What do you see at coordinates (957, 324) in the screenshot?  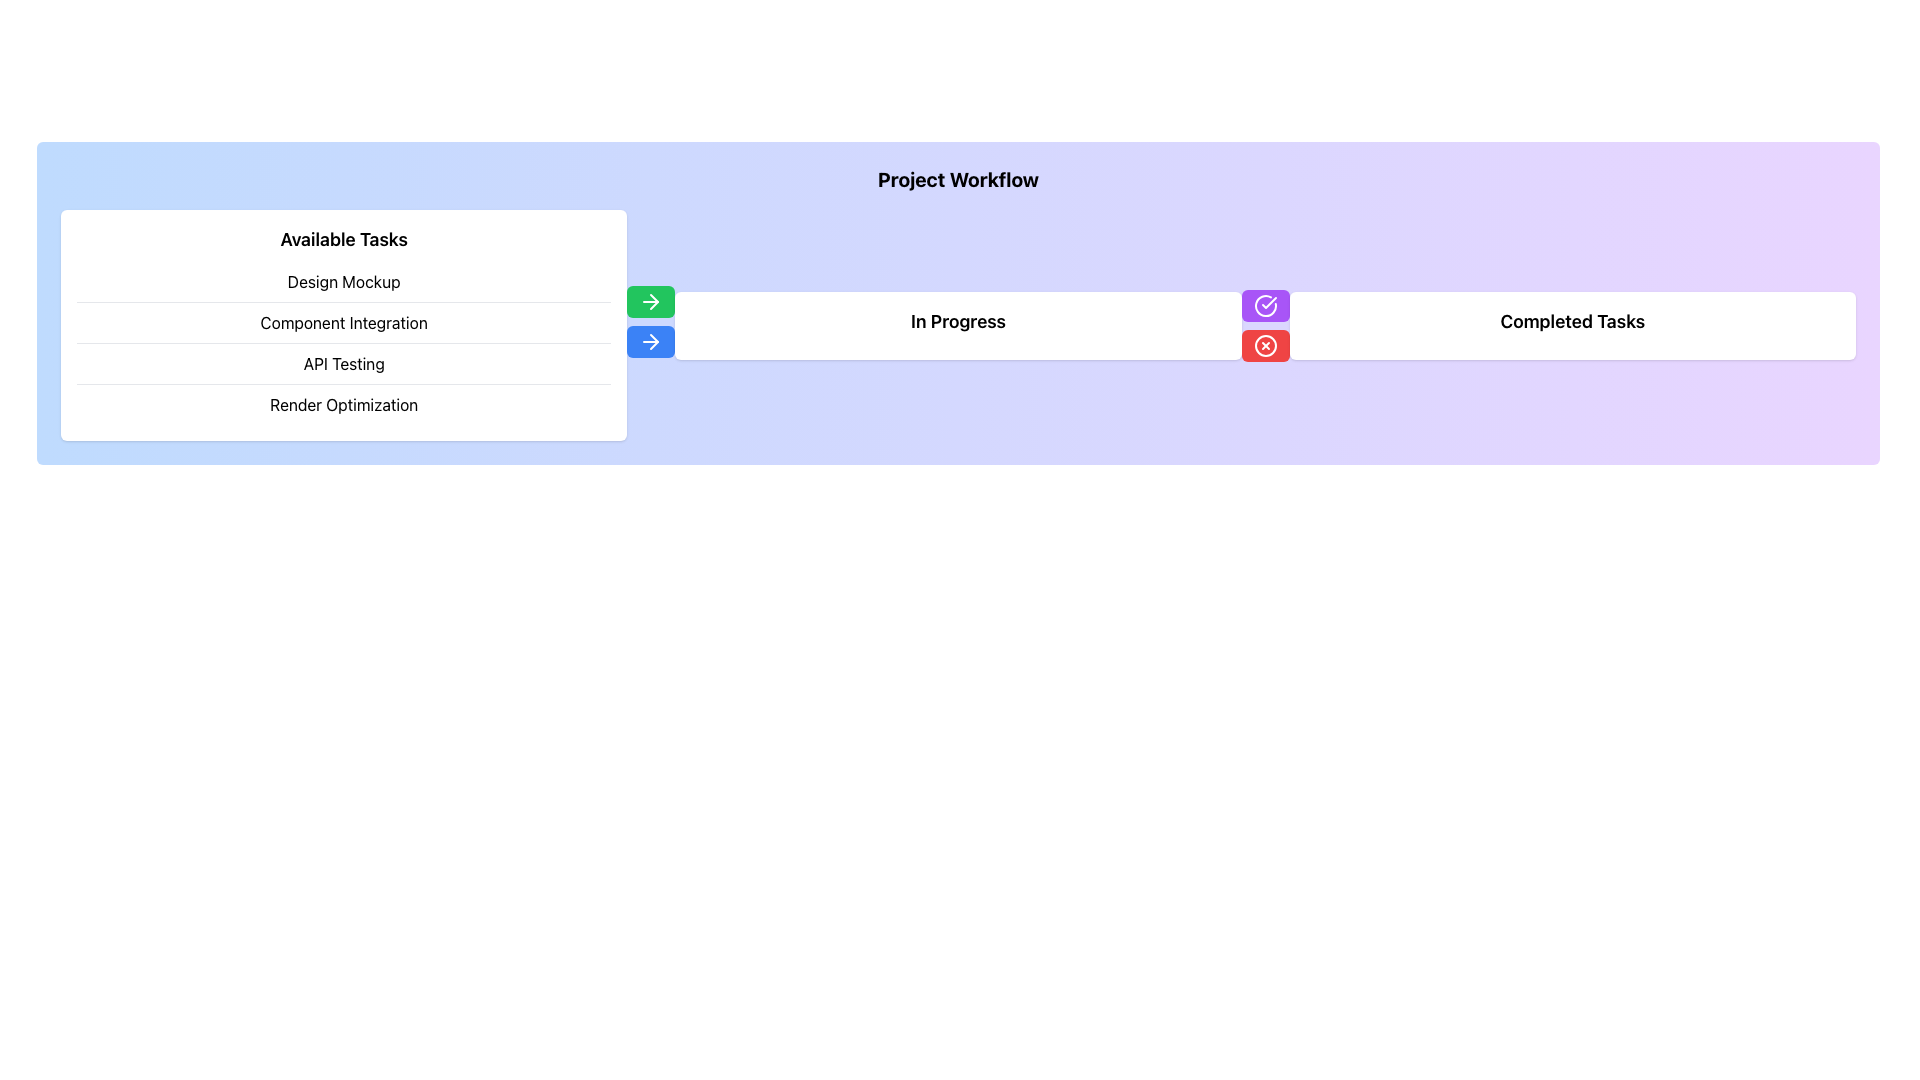 I see `the middle Informational Card, which represents tasks currently in progress, located between 'Available Tasks' and 'Completed Tasks'` at bounding box center [957, 324].